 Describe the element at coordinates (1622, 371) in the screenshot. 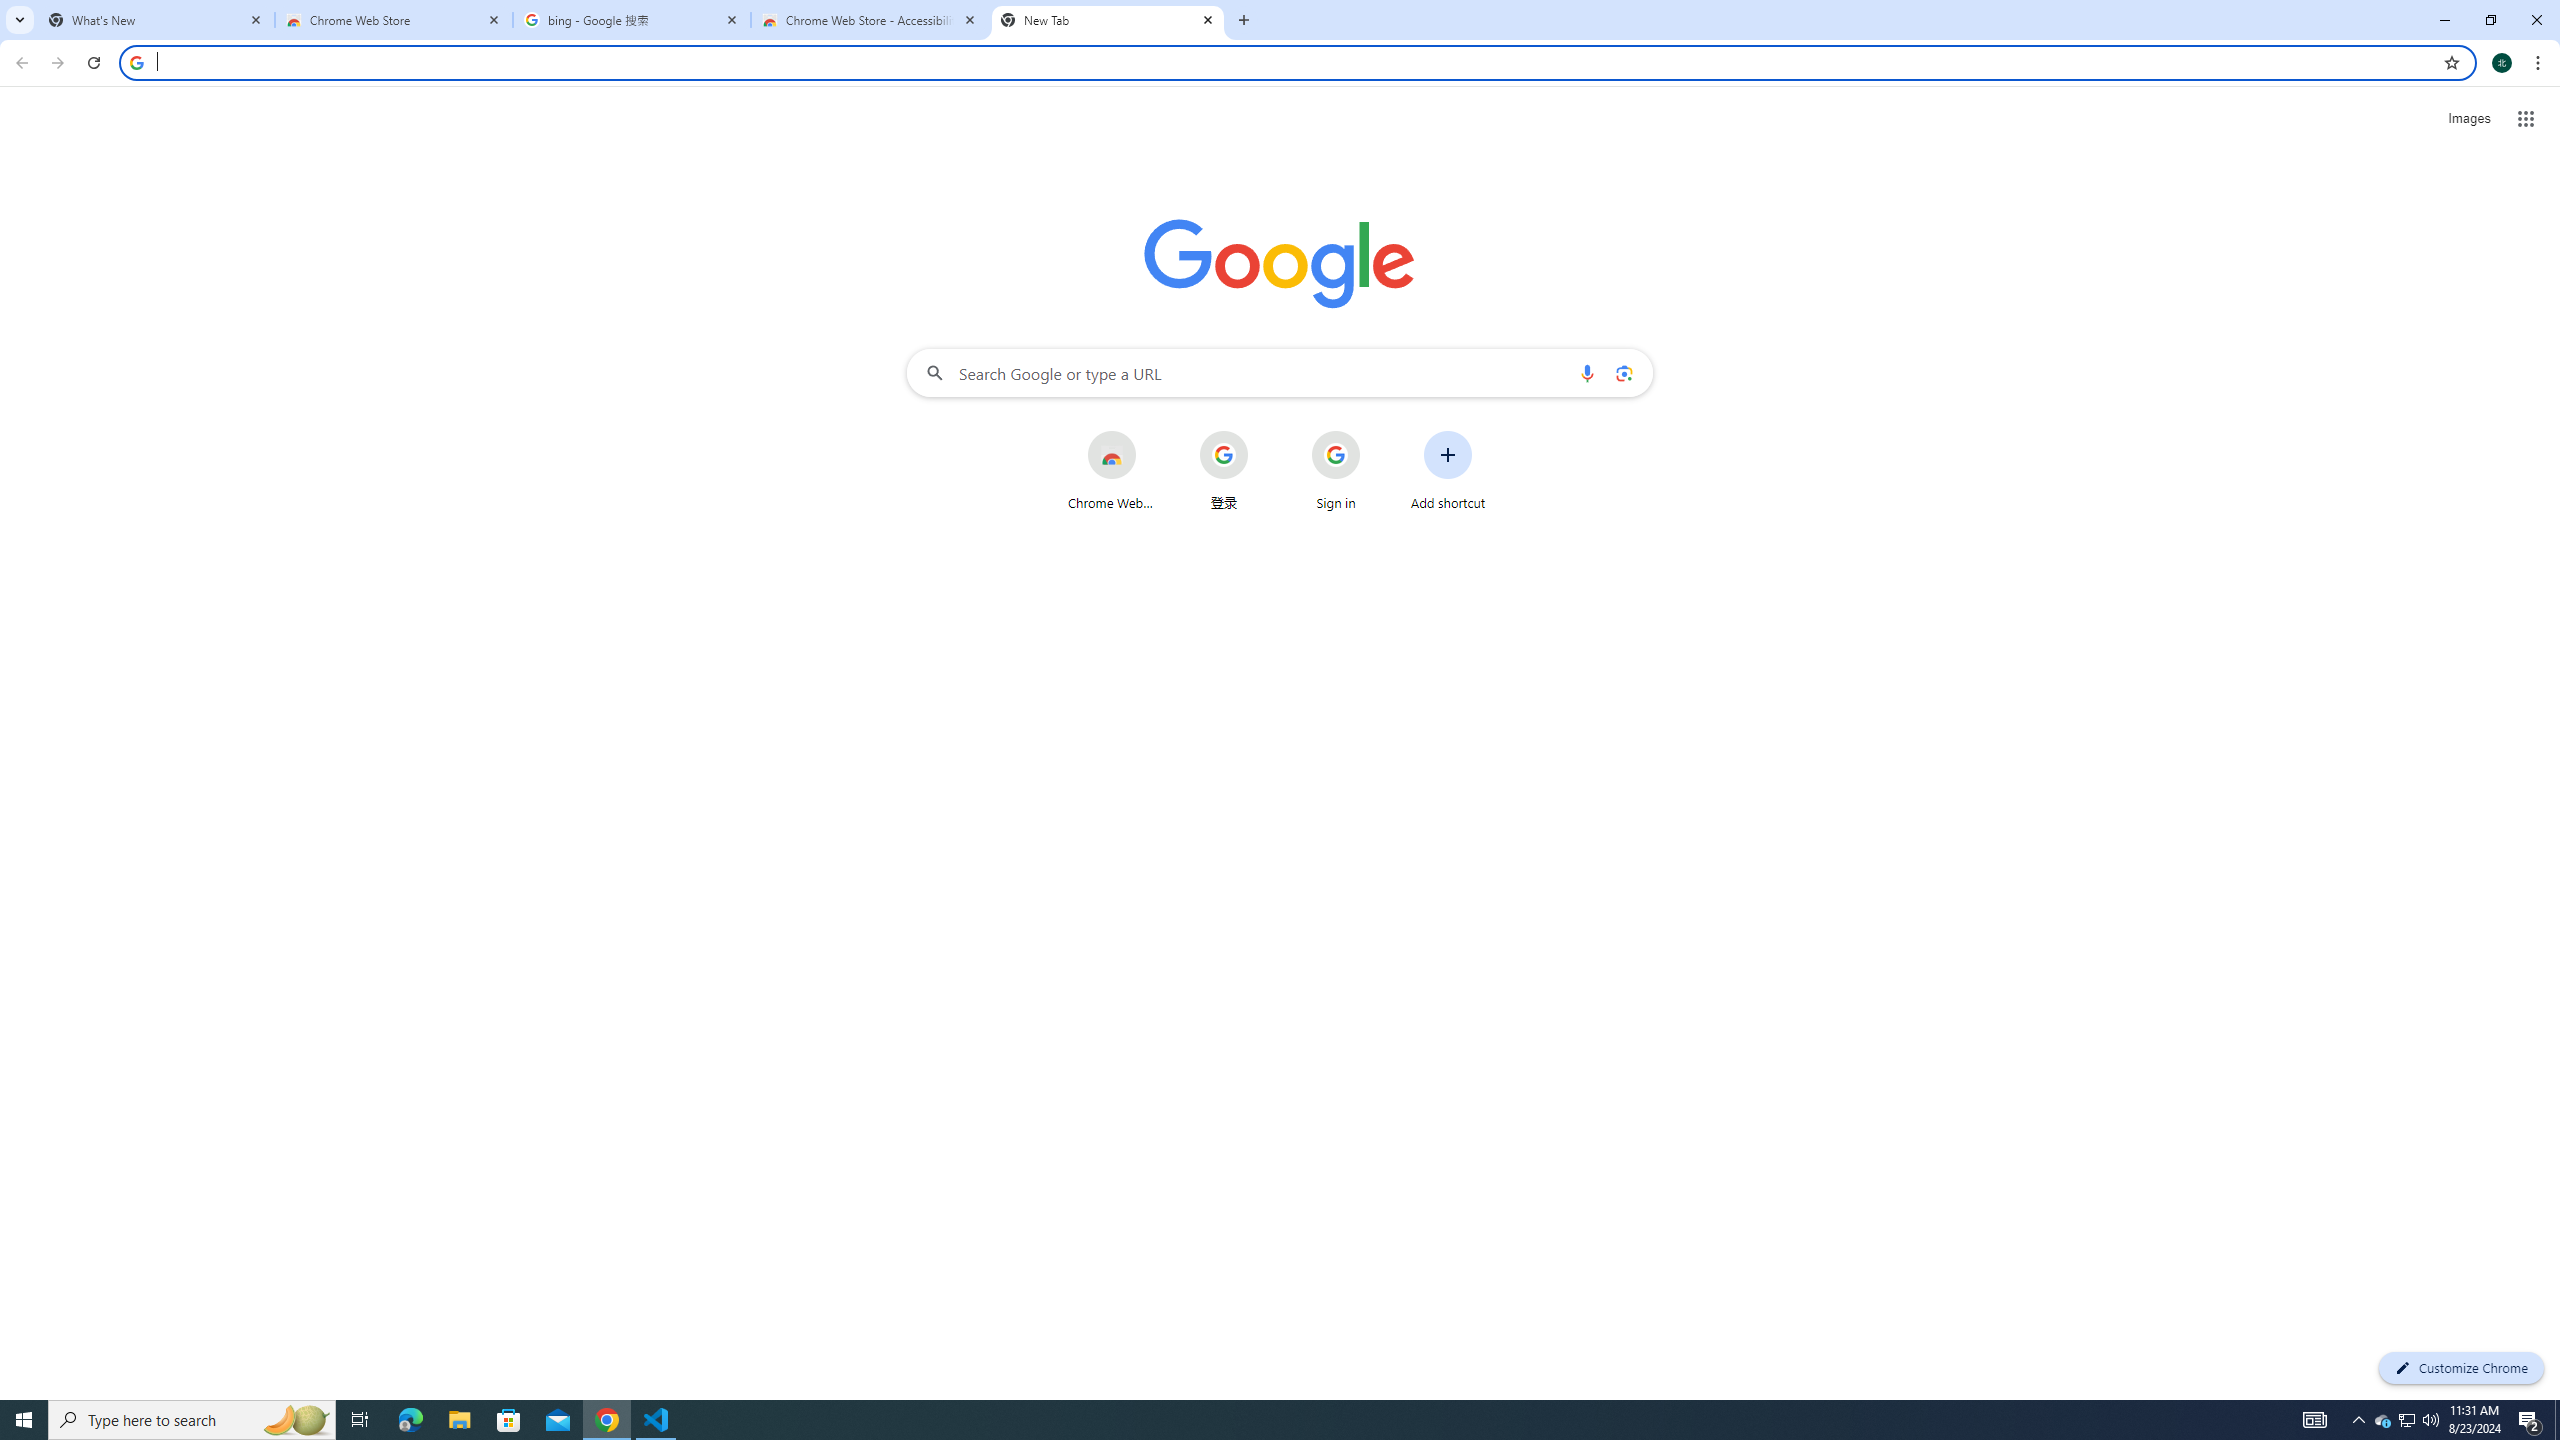

I see `'Search by image'` at that location.